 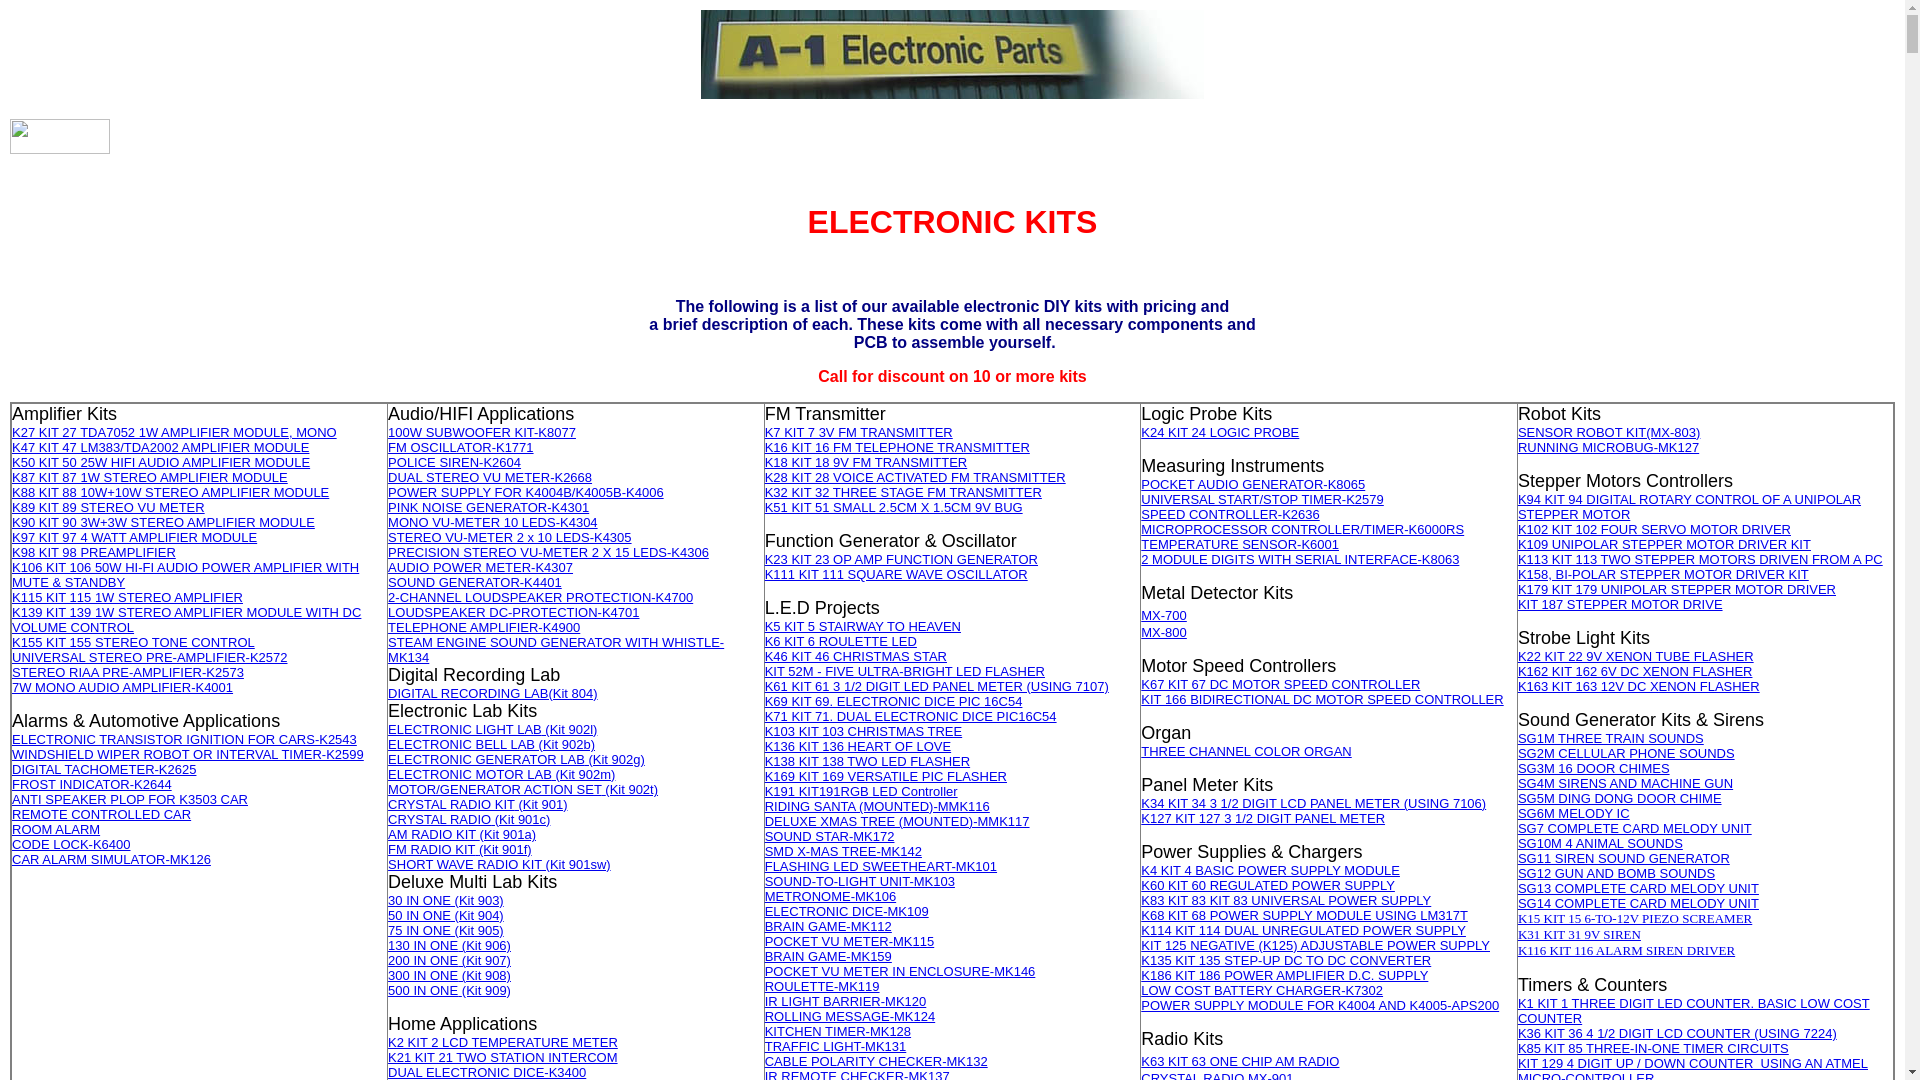 I want to click on 'FROST INDICATOR-K2644', so click(x=90, y=783).